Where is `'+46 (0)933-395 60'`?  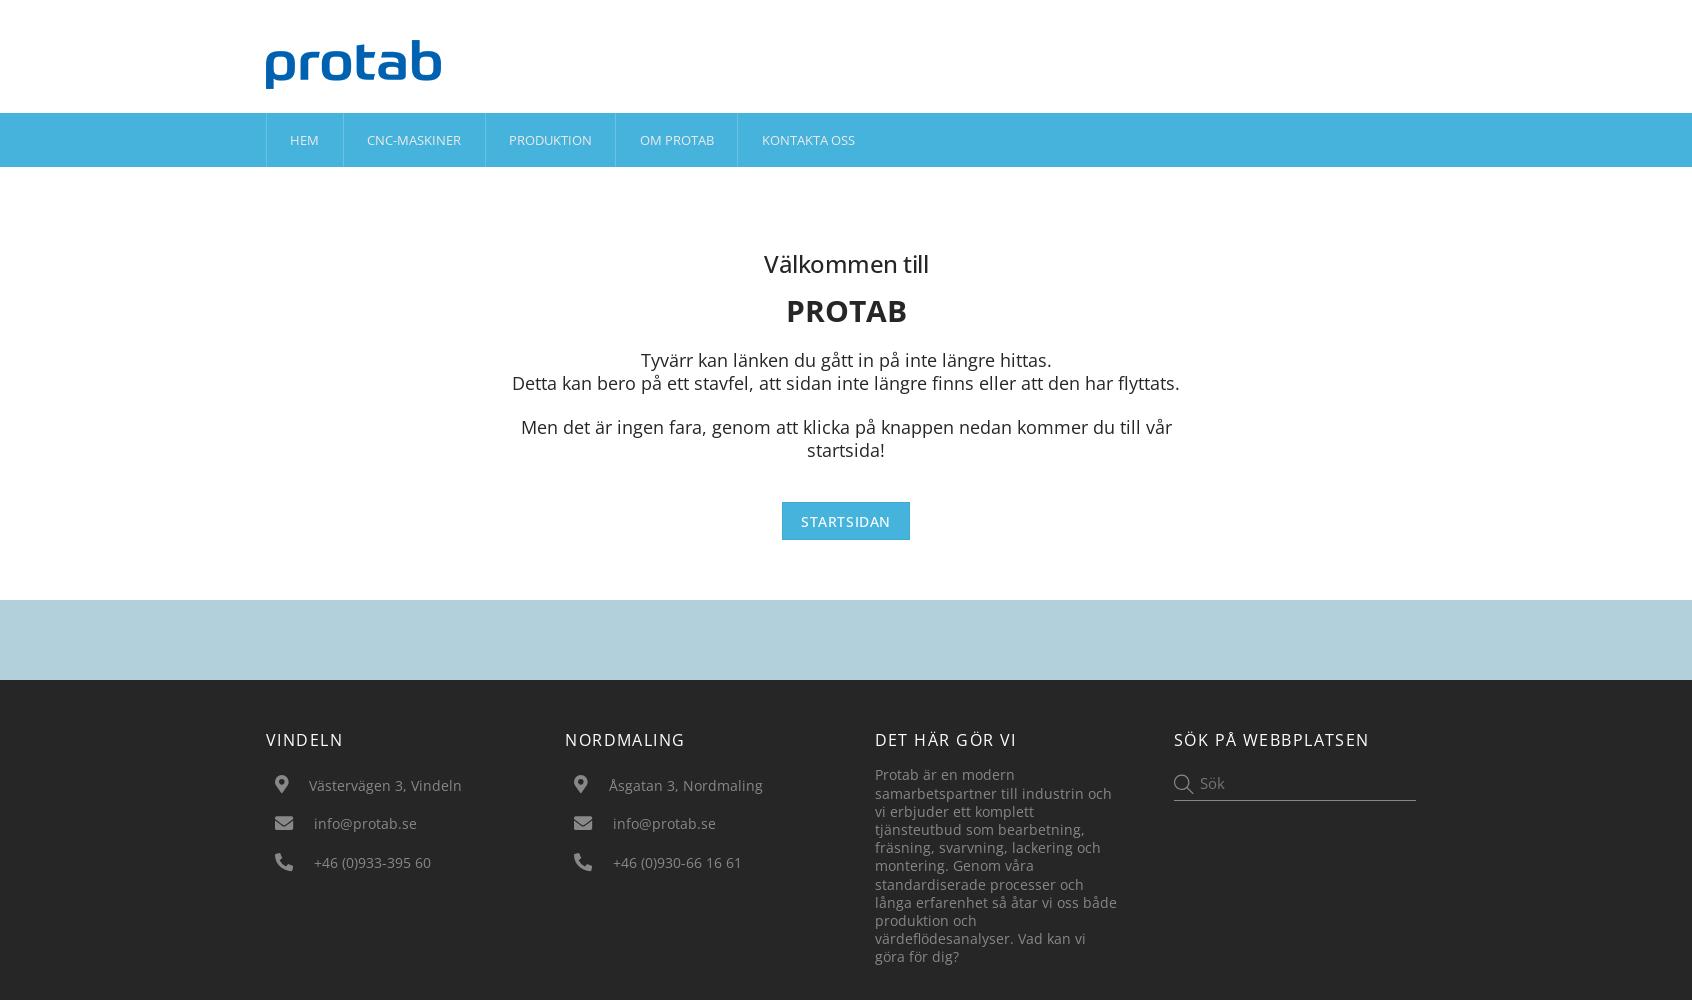 '+46 (0)933-395 60' is located at coordinates (371, 860).